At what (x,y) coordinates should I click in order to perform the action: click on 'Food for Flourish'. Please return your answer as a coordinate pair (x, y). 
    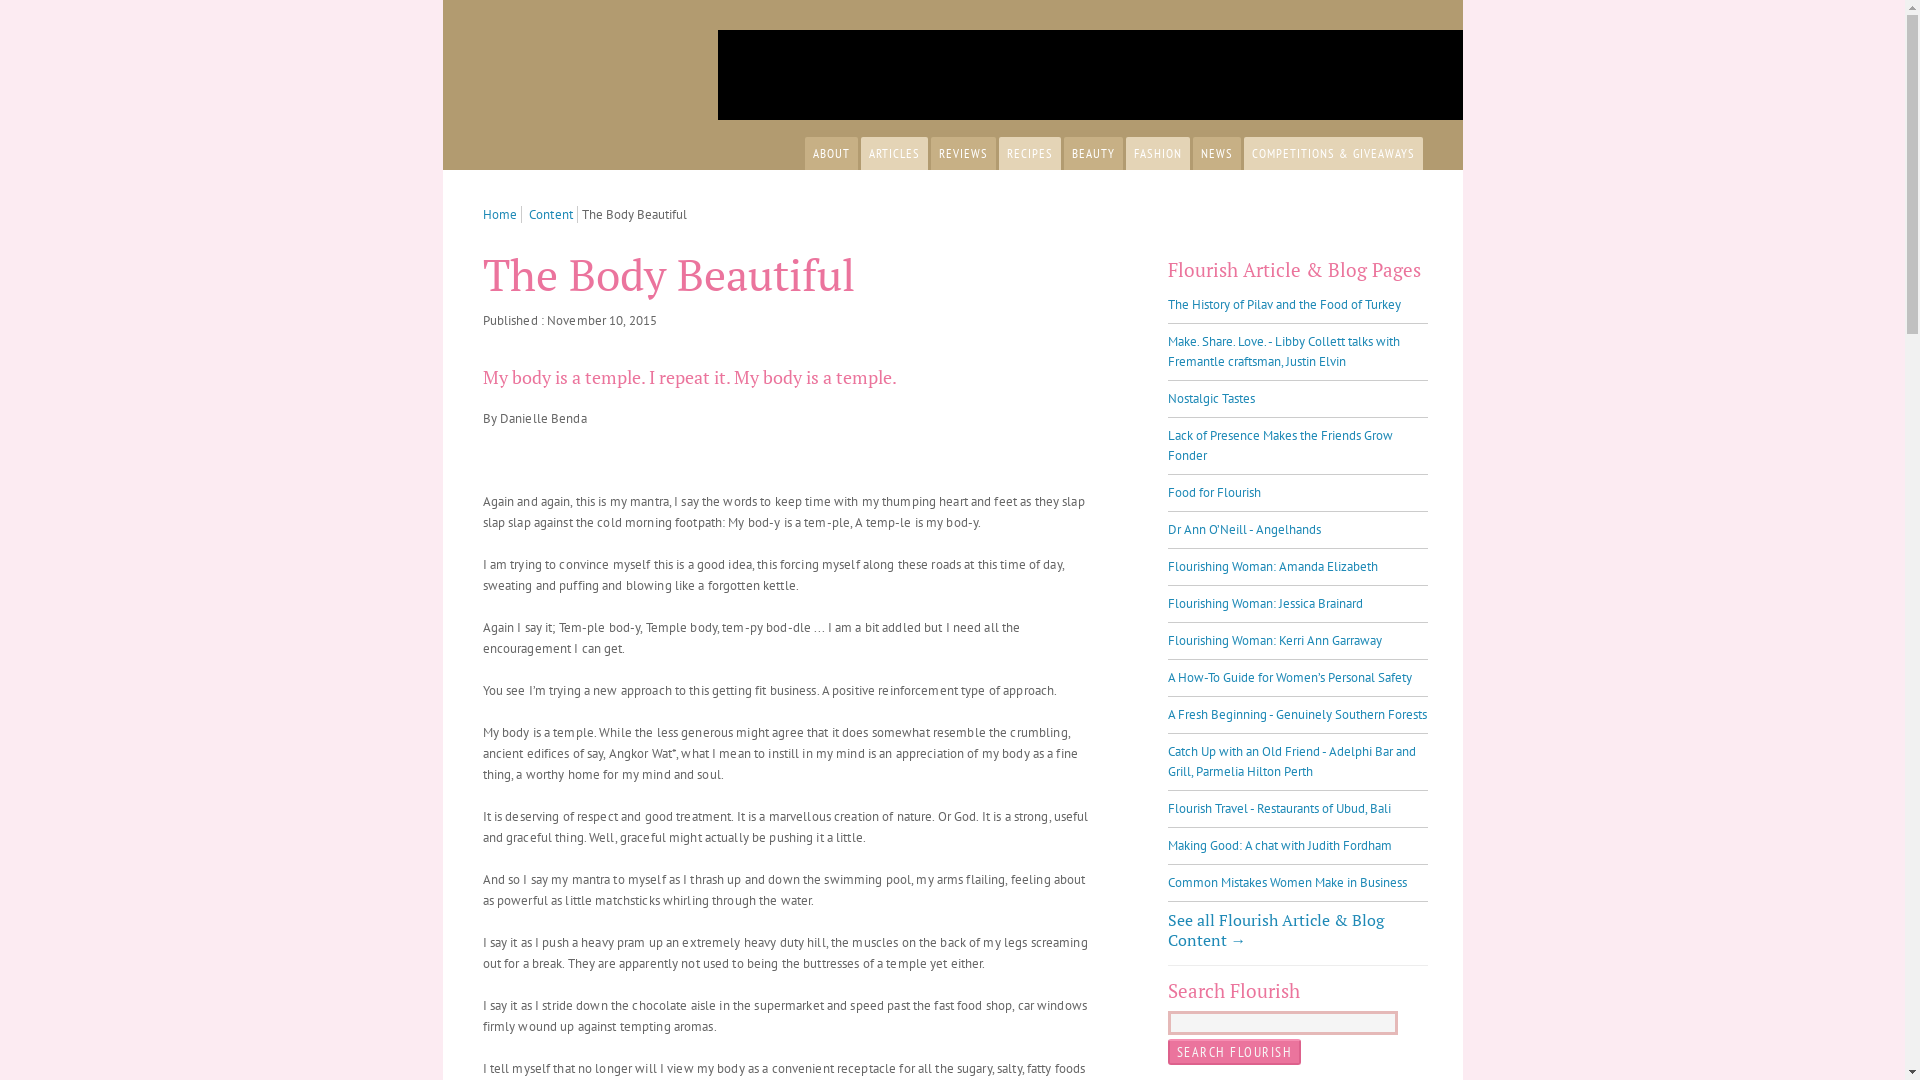
    Looking at the image, I should click on (1213, 492).